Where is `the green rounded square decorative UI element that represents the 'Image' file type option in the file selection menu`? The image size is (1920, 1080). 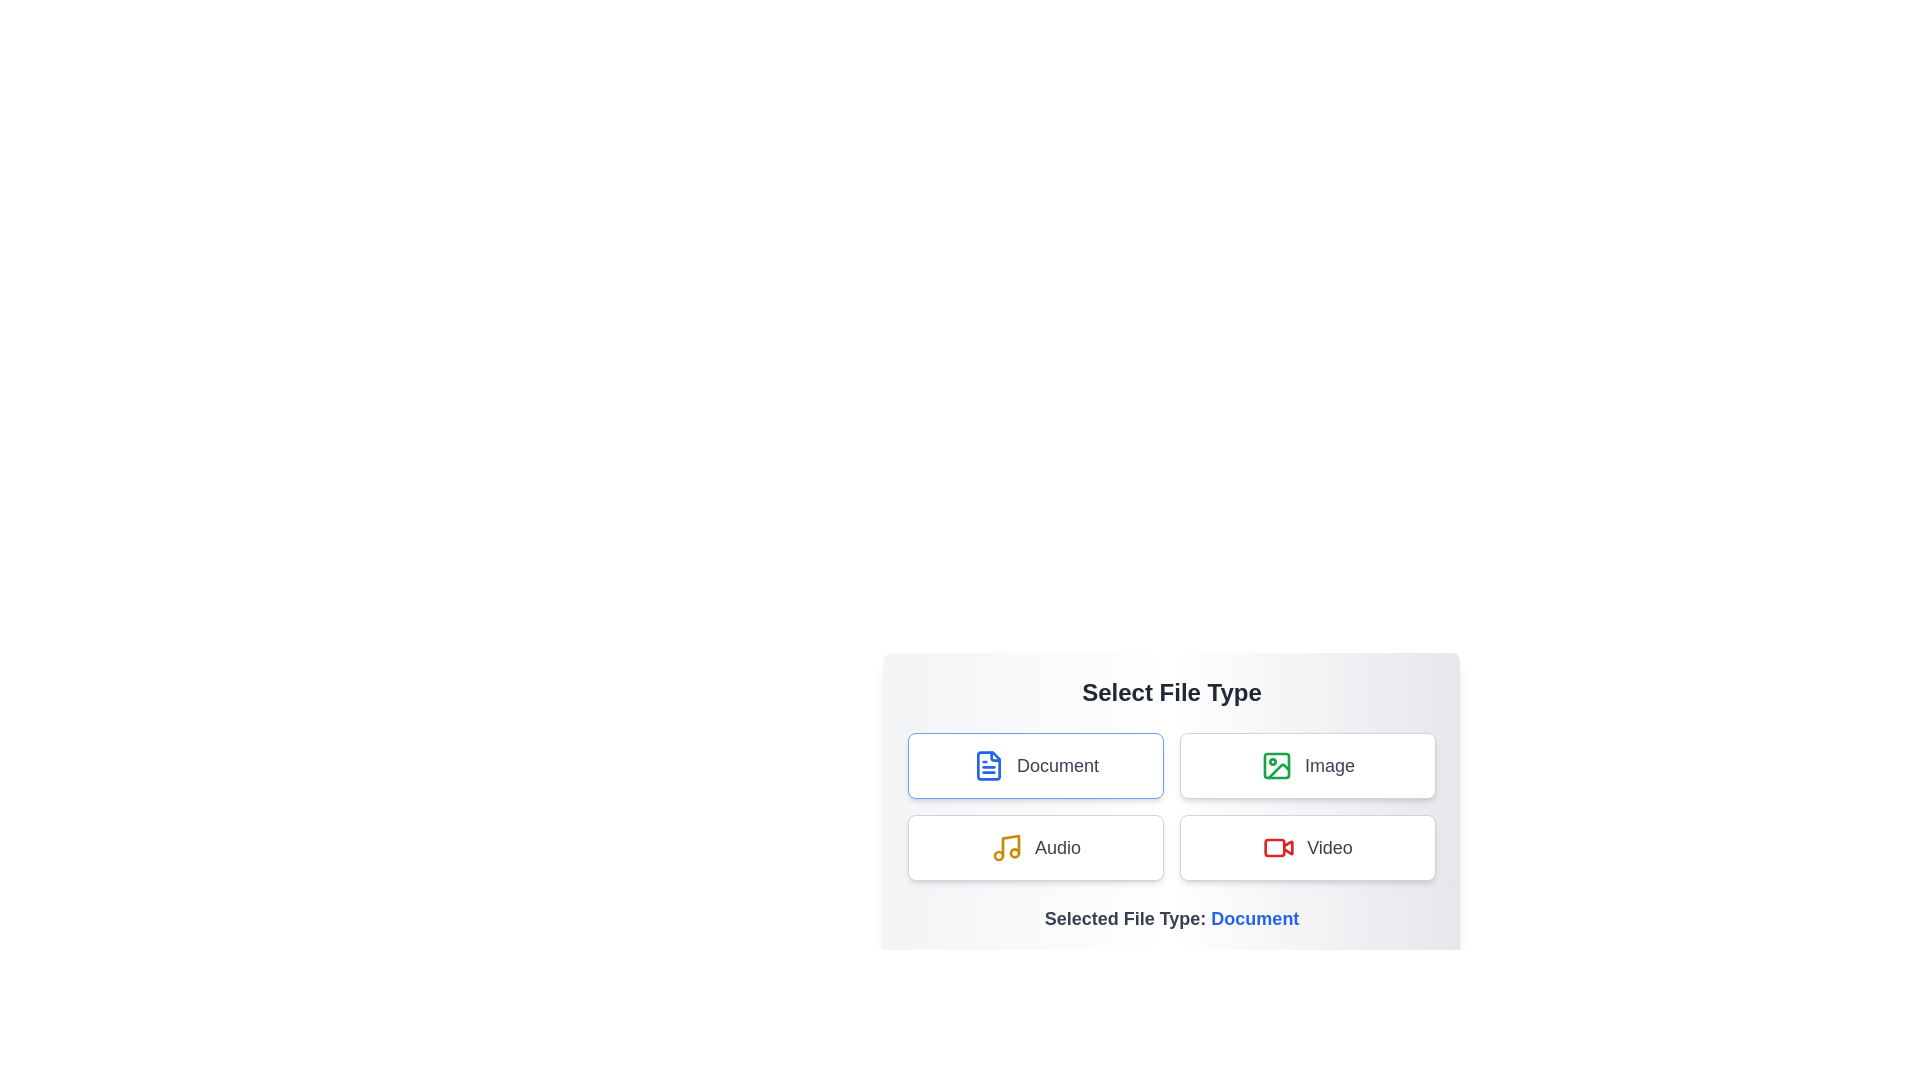 the green rounded square decorative UI element that represents the 'Image' file type option in the file selection menu is located at coordinates (1275, 765).